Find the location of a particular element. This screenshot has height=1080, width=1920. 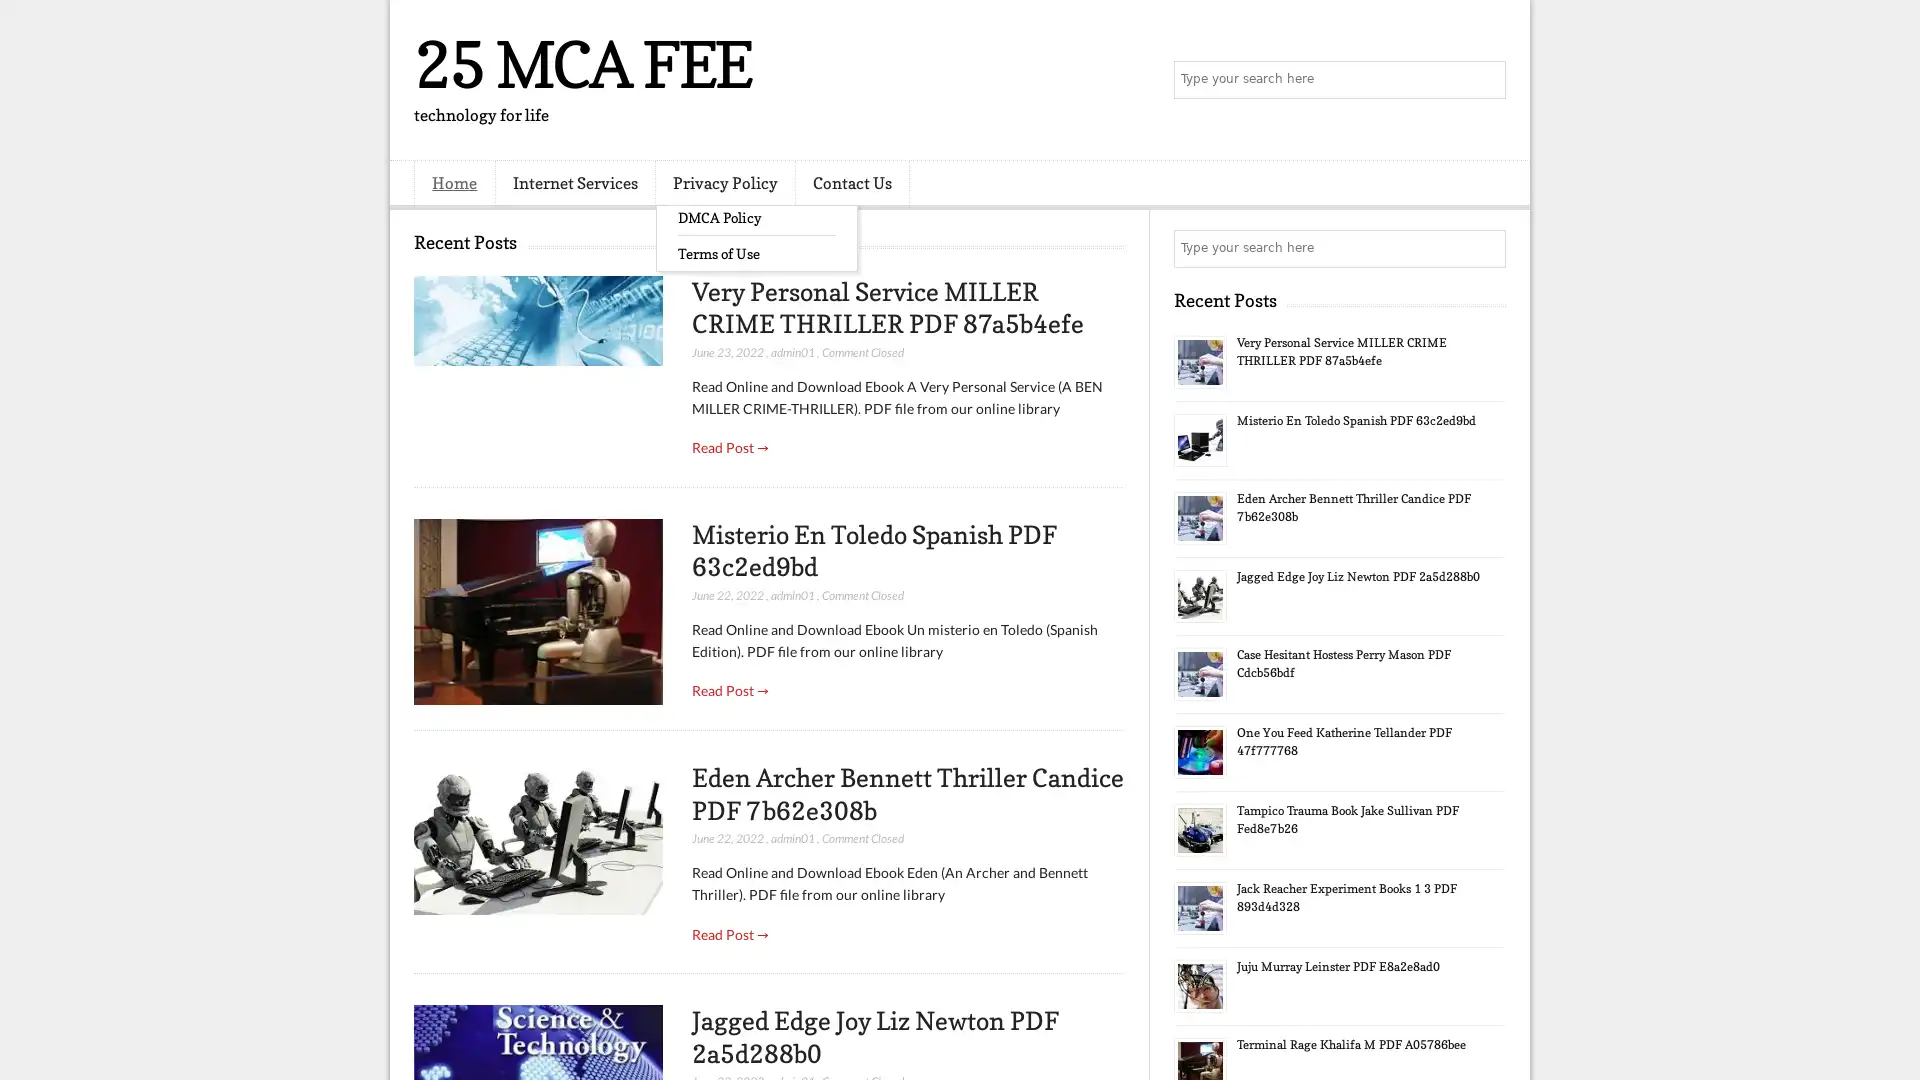

Search is located at coordinates (1485, 248).